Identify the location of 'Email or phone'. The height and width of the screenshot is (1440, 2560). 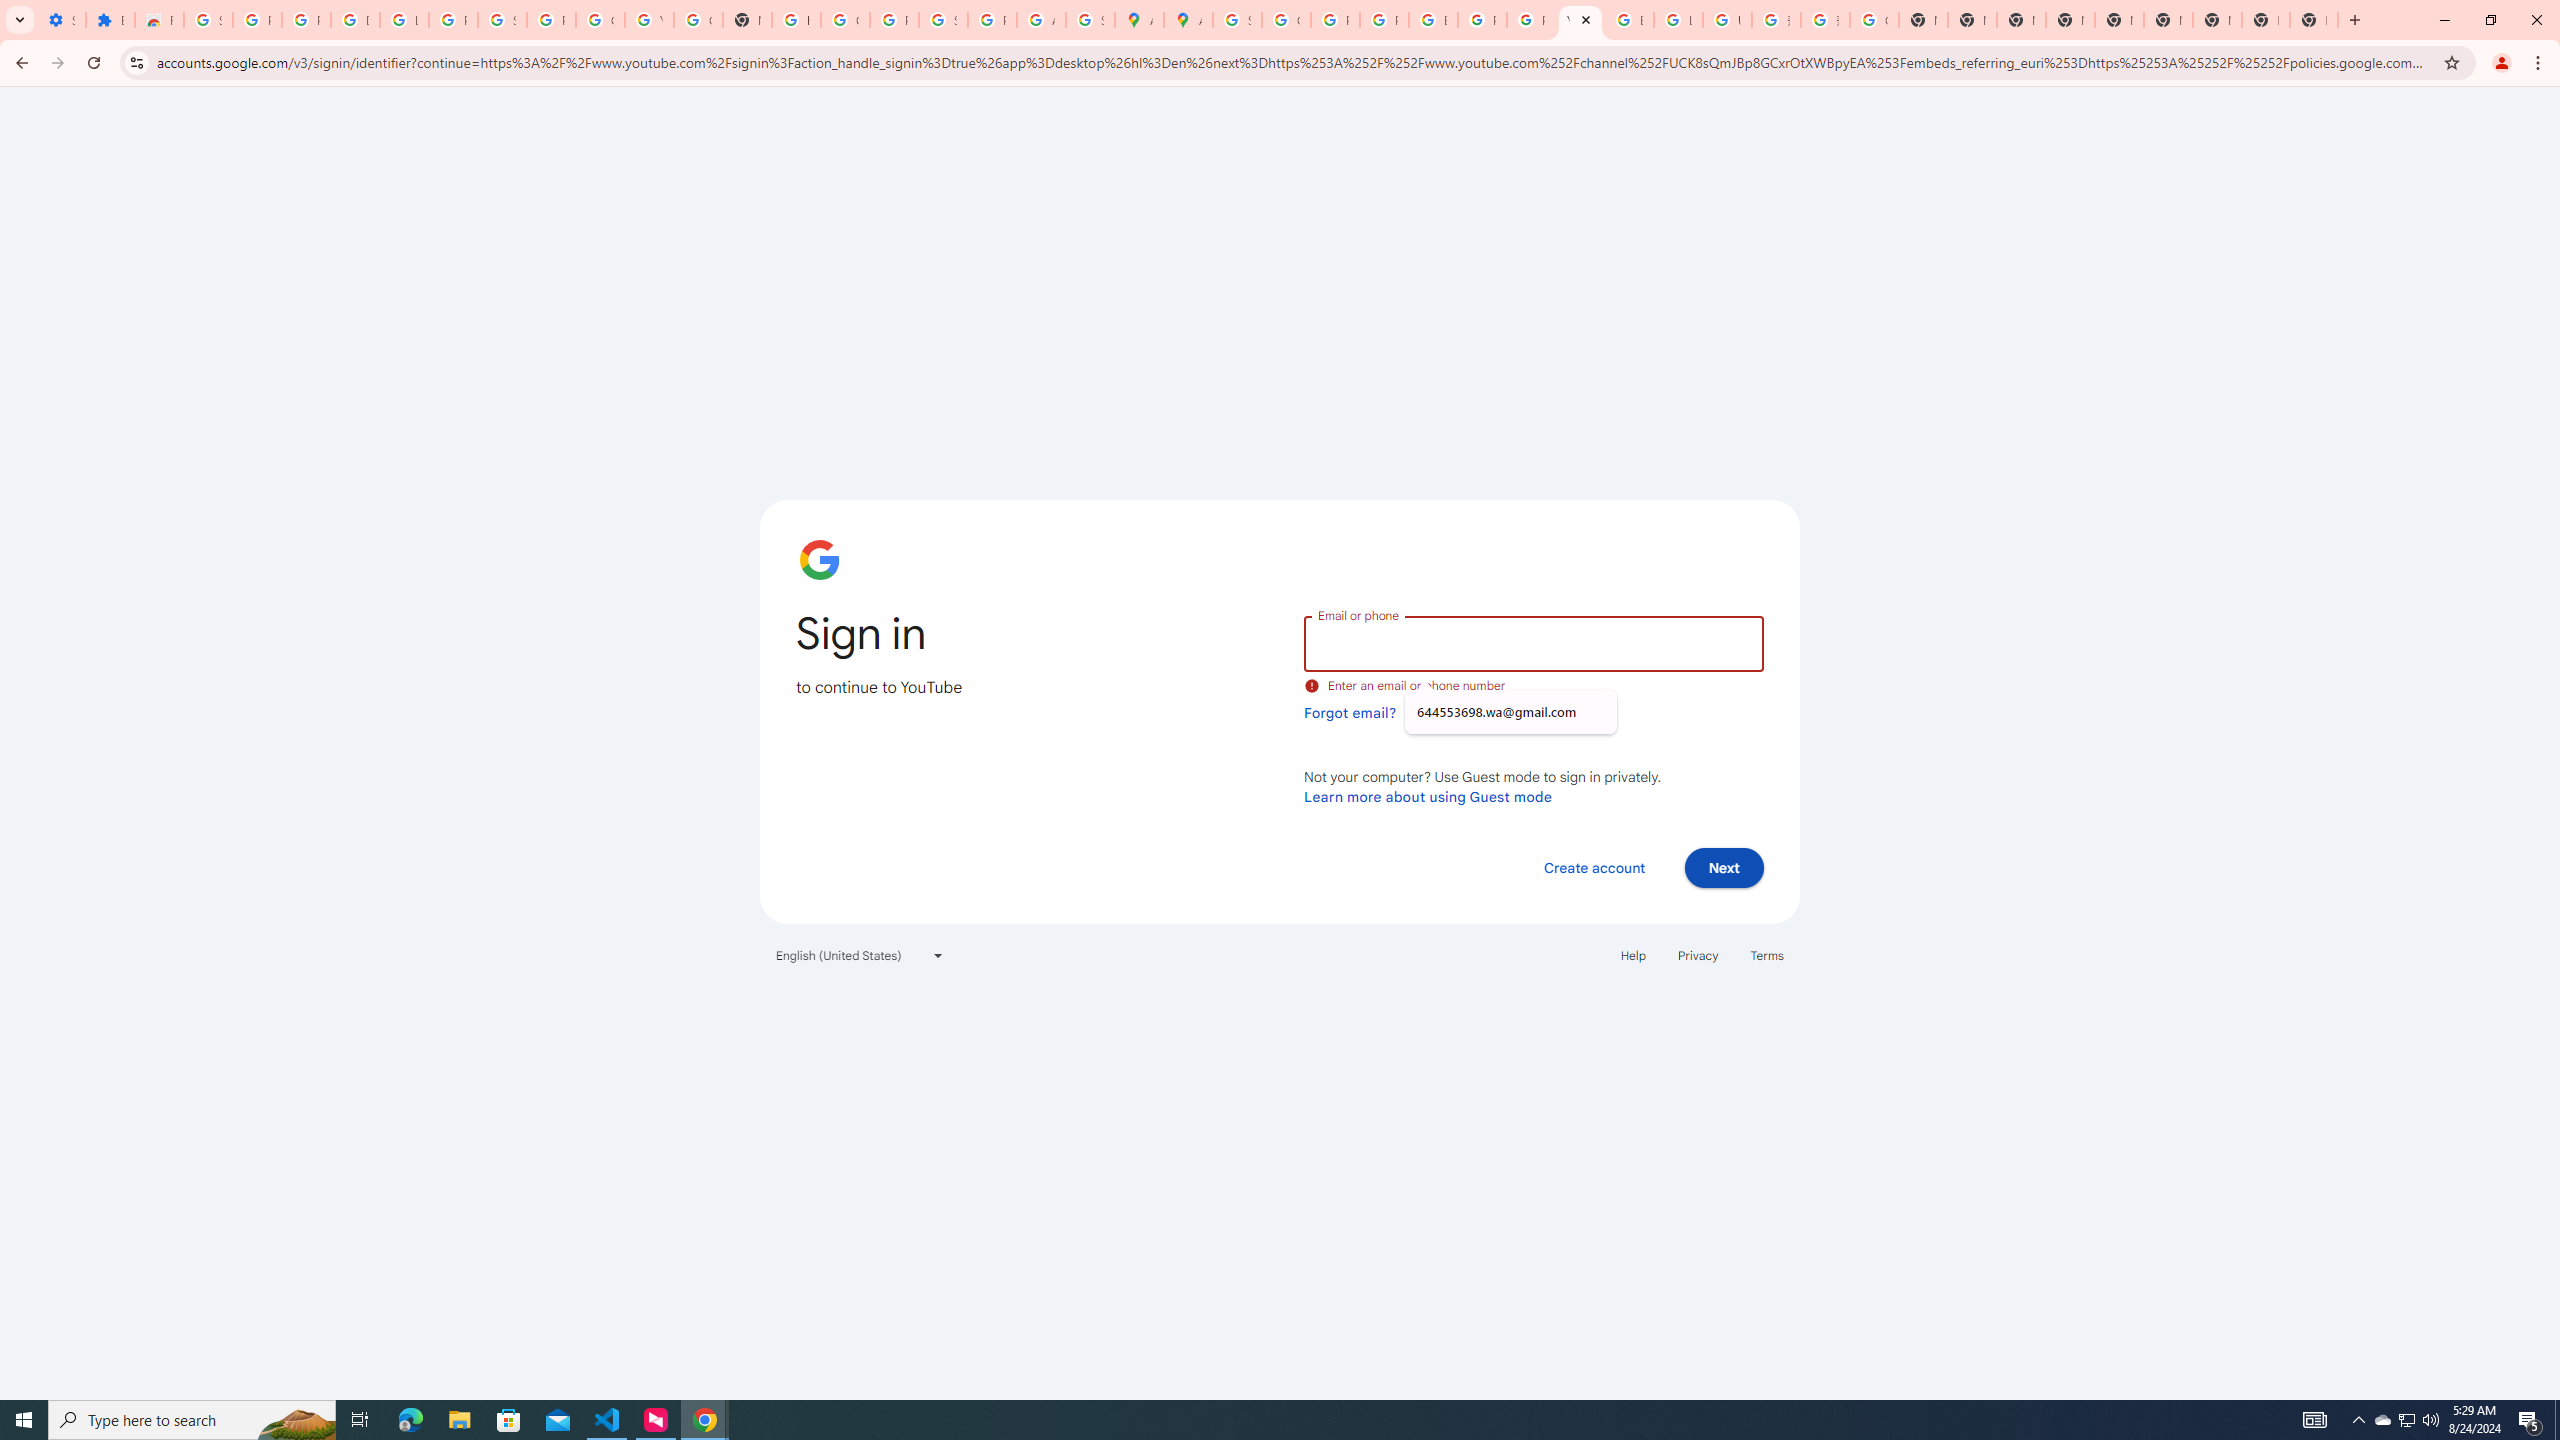
(1532, 642).